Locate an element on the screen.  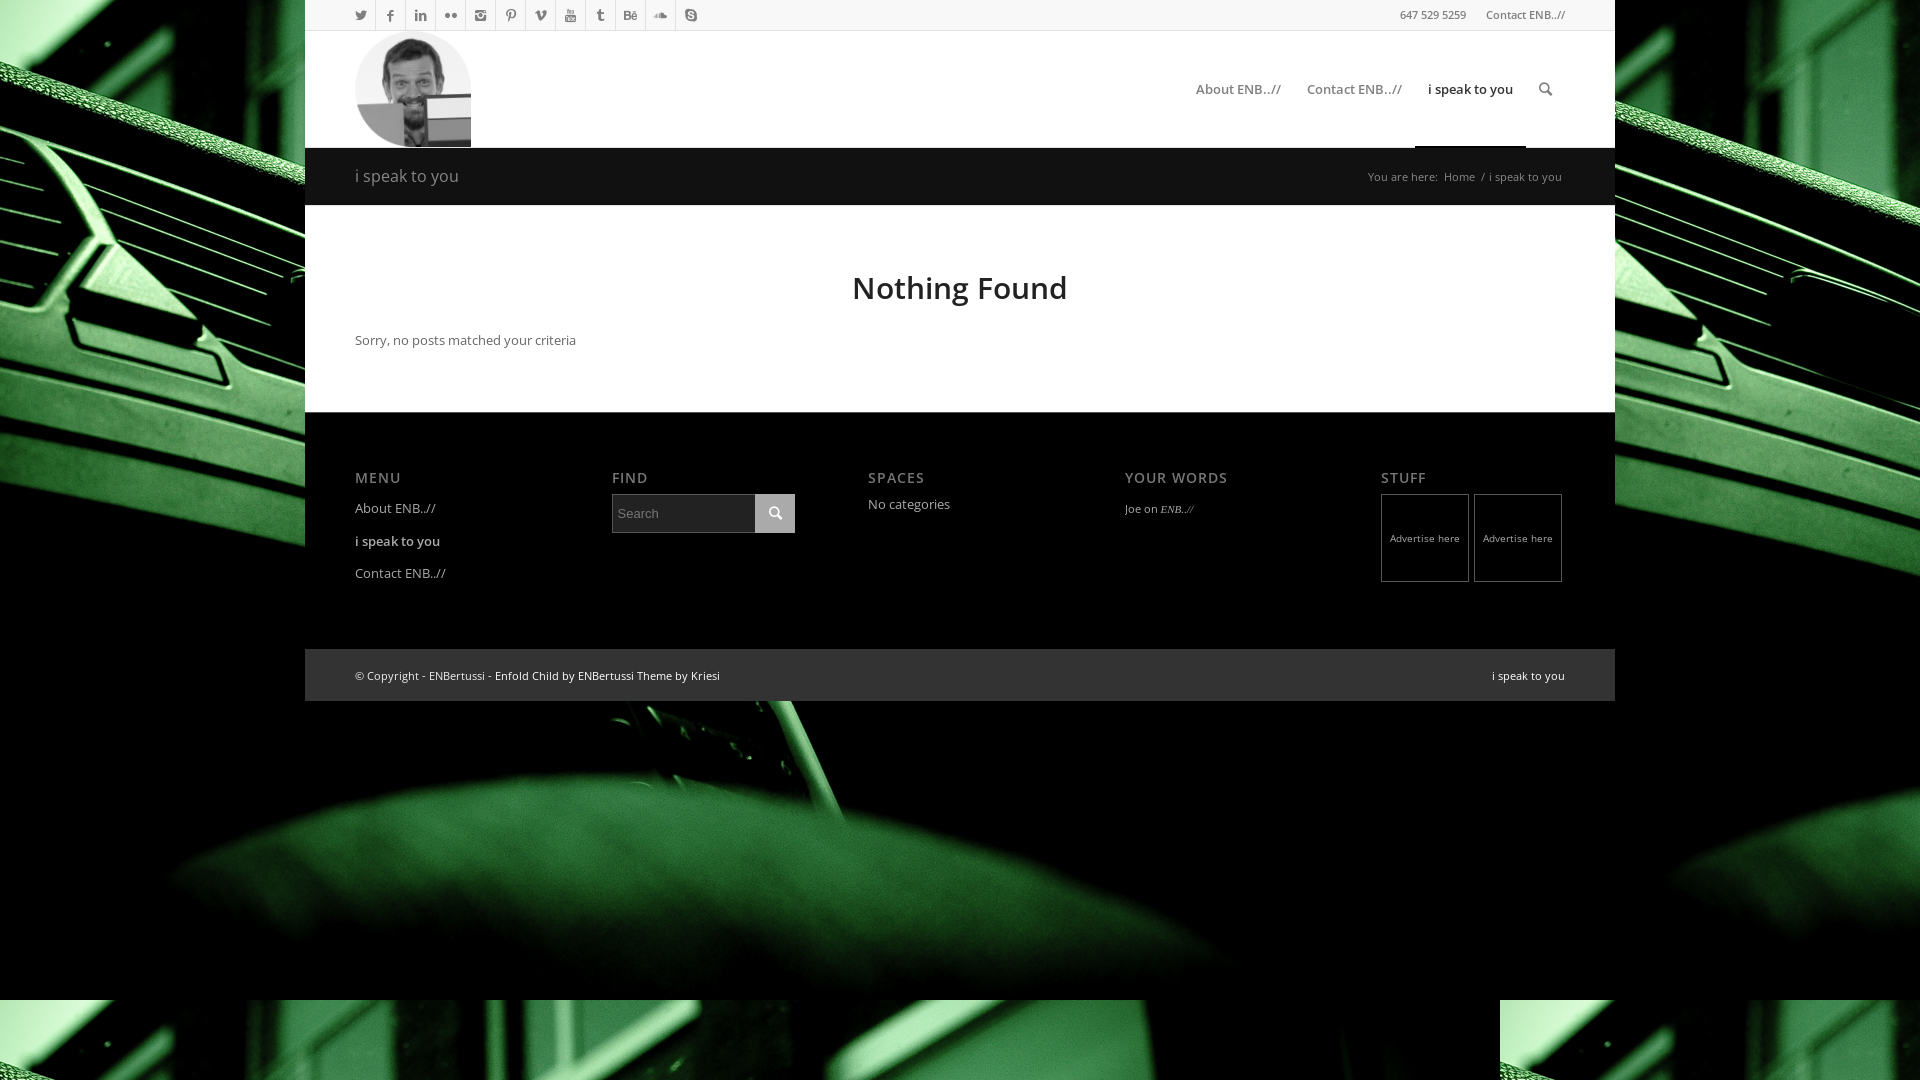
'Contact ENB..//' is located at coordinates (1524, 14).